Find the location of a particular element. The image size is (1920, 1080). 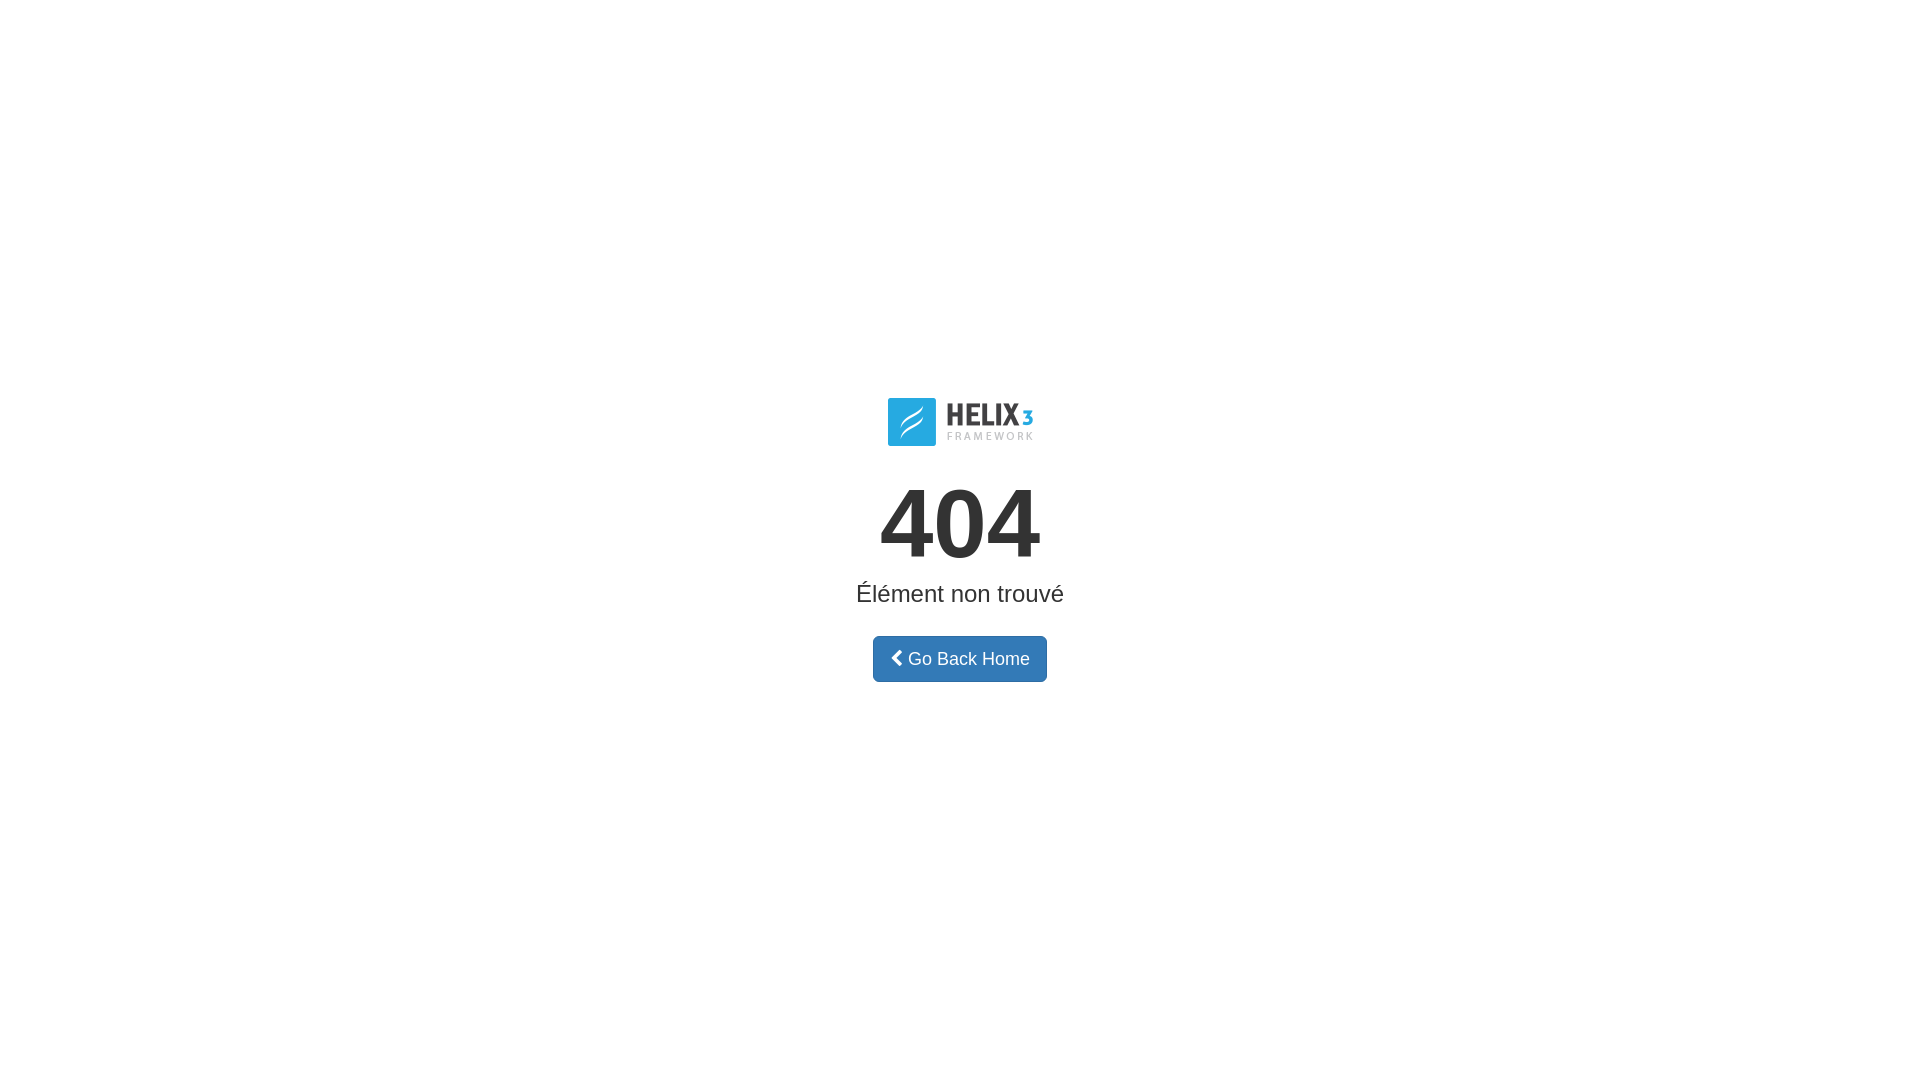

'Go Back Home' is located at coordinates (960, 659).